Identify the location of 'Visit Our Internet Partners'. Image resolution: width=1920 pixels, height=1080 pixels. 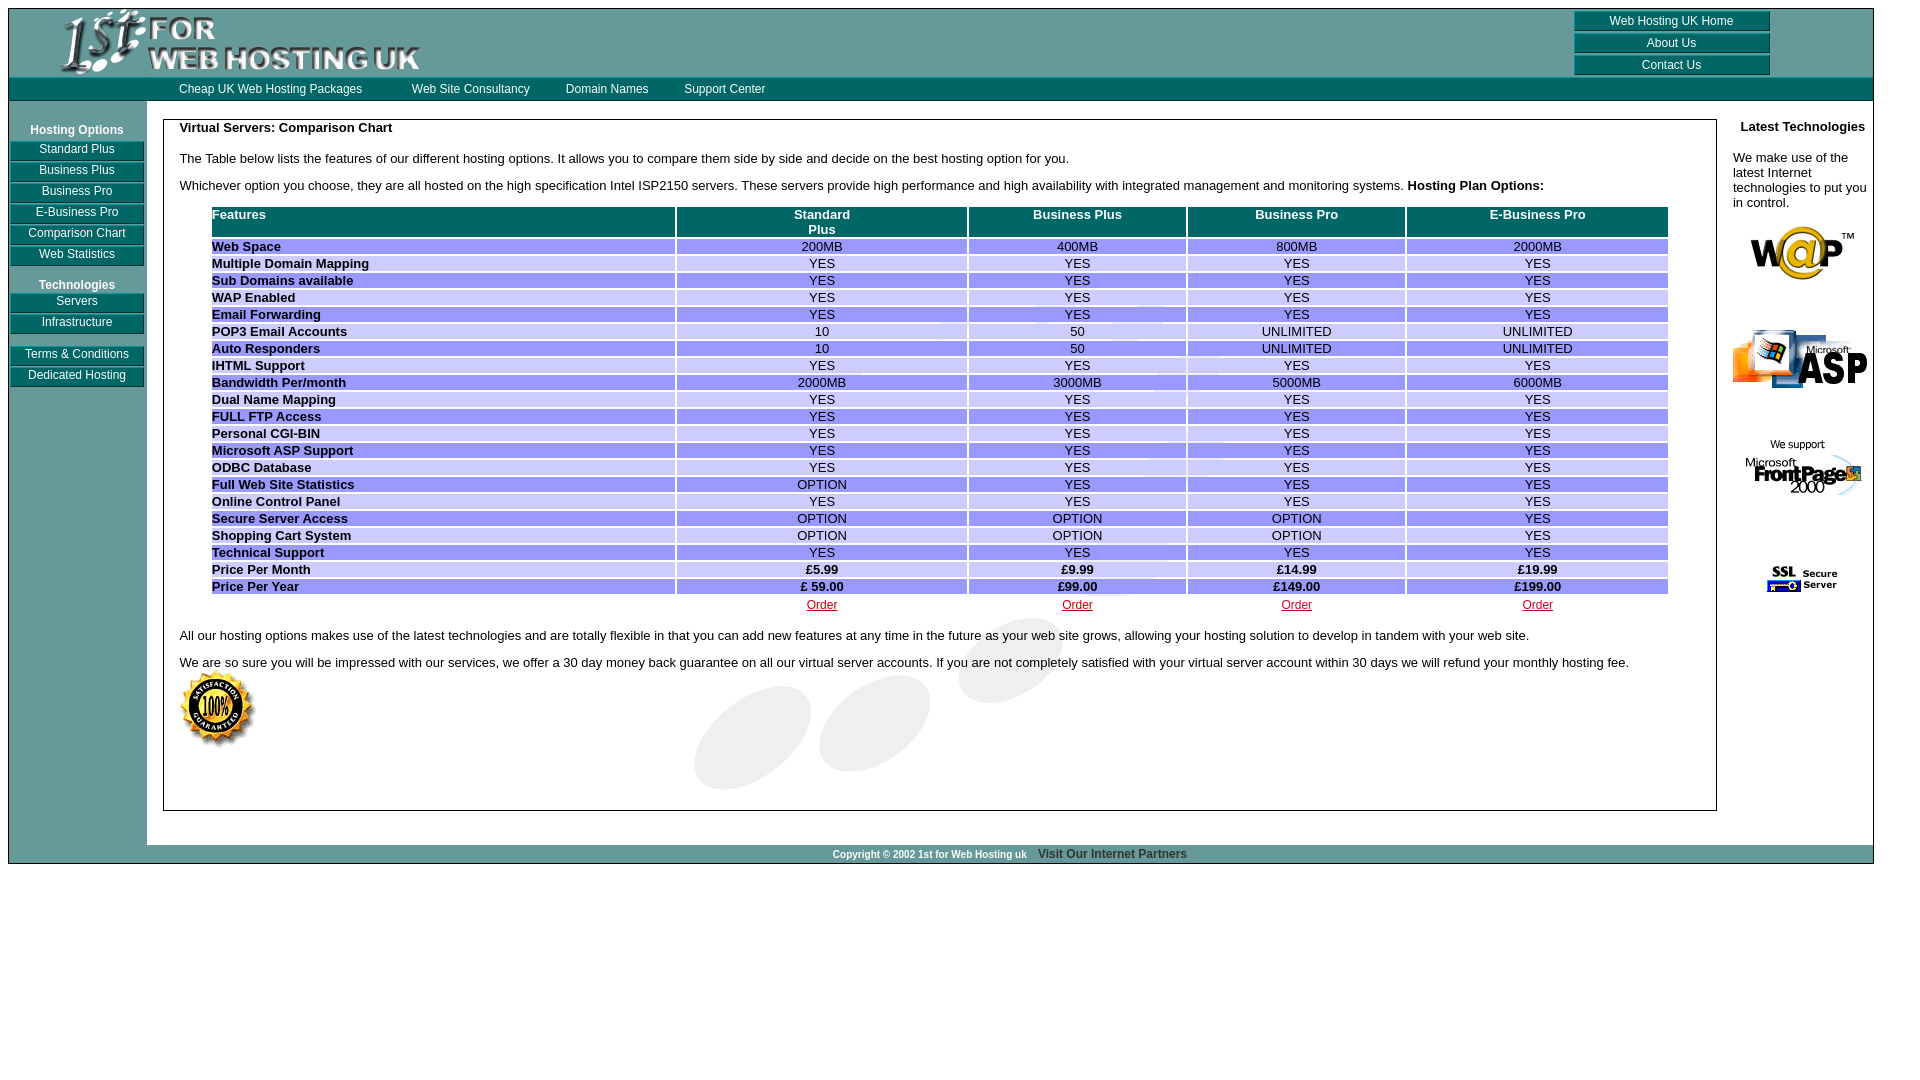
(1111, 853).